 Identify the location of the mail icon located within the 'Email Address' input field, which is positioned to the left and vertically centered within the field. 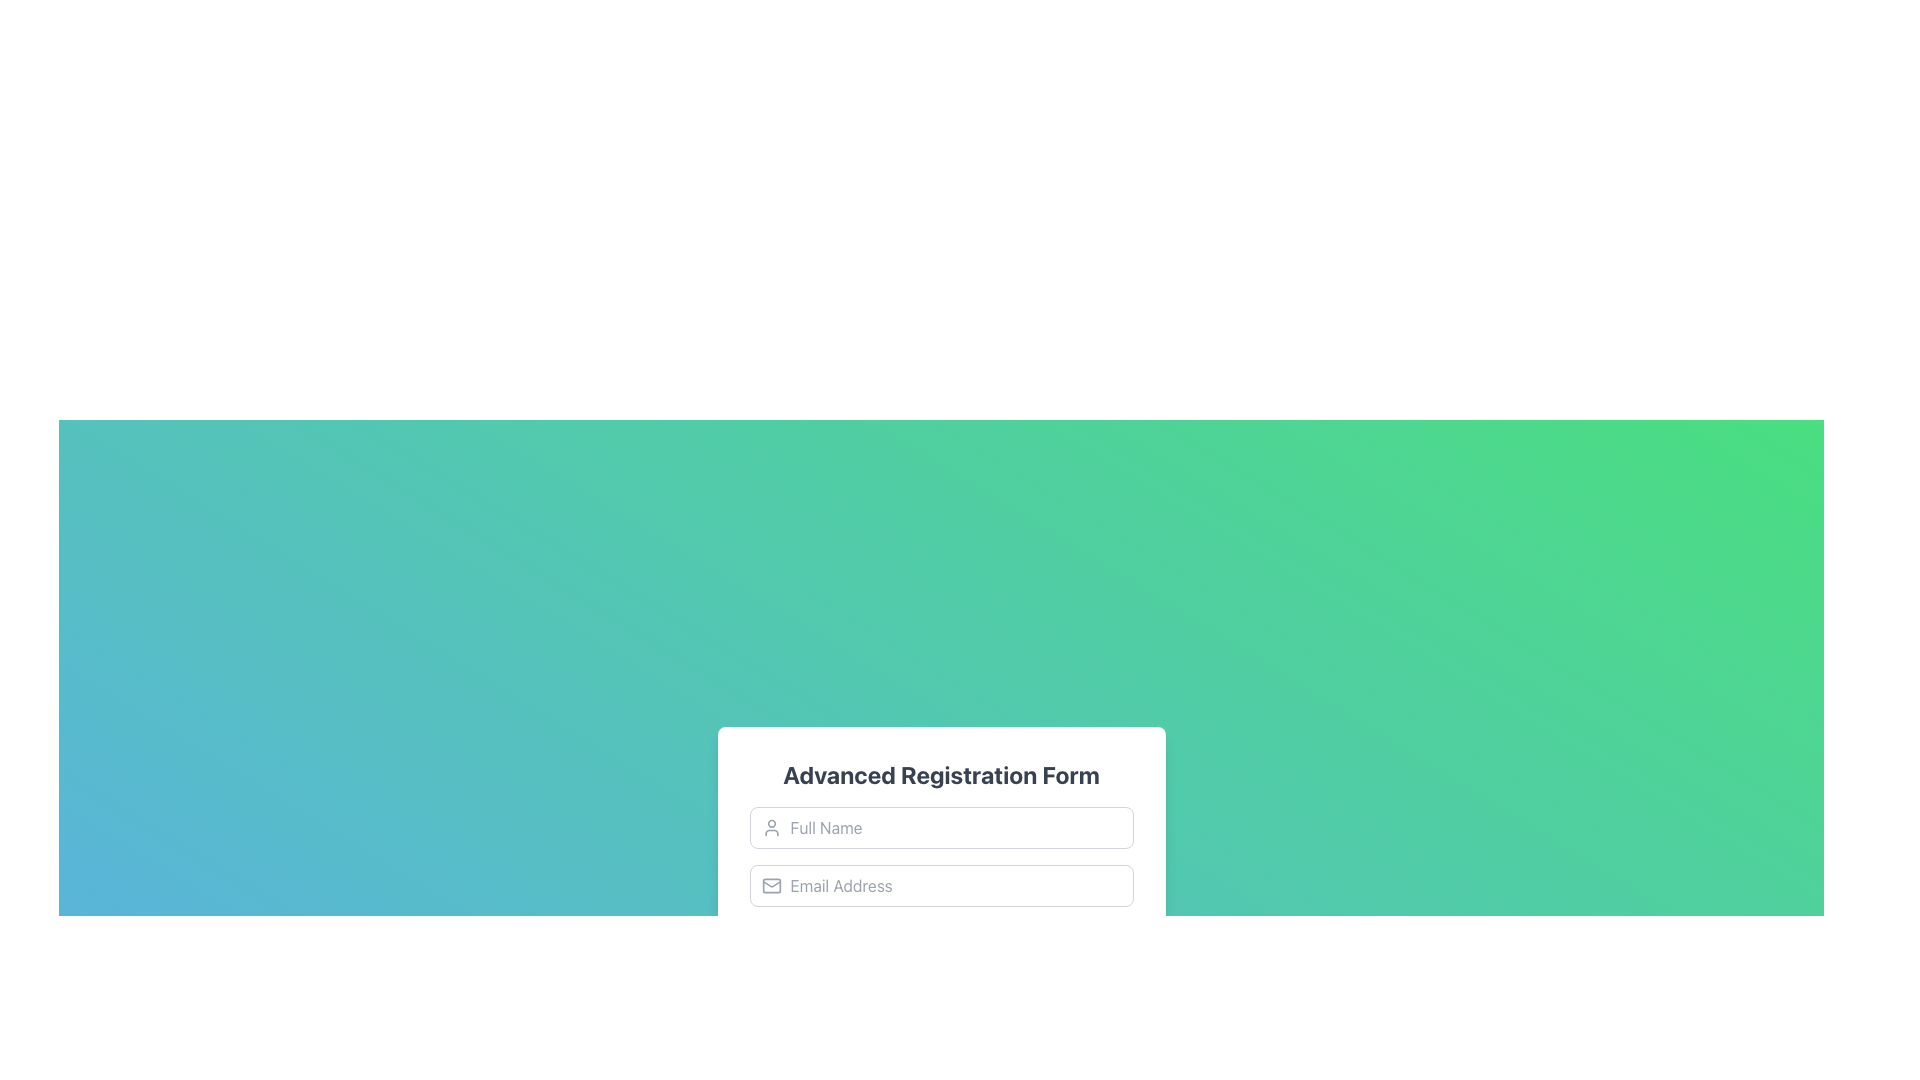
(770, 885).